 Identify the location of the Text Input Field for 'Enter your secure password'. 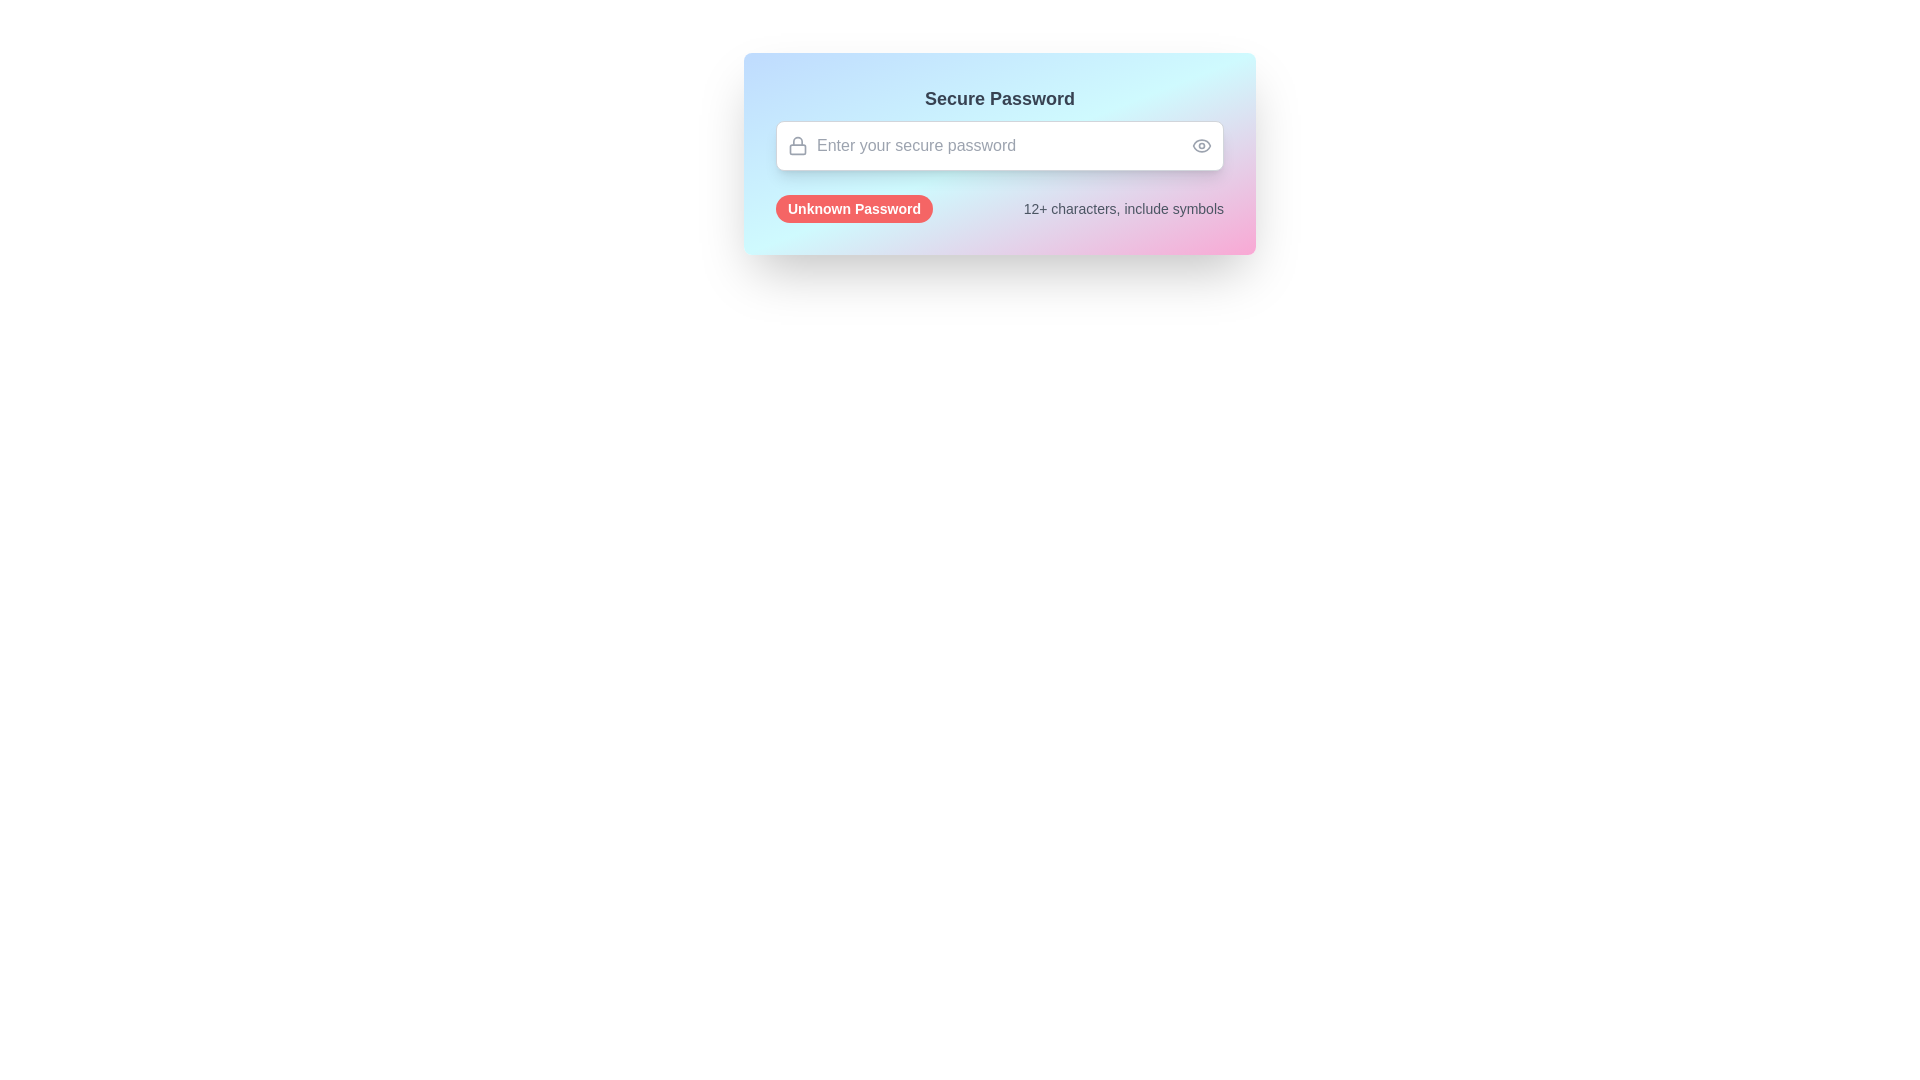
(999, 145).